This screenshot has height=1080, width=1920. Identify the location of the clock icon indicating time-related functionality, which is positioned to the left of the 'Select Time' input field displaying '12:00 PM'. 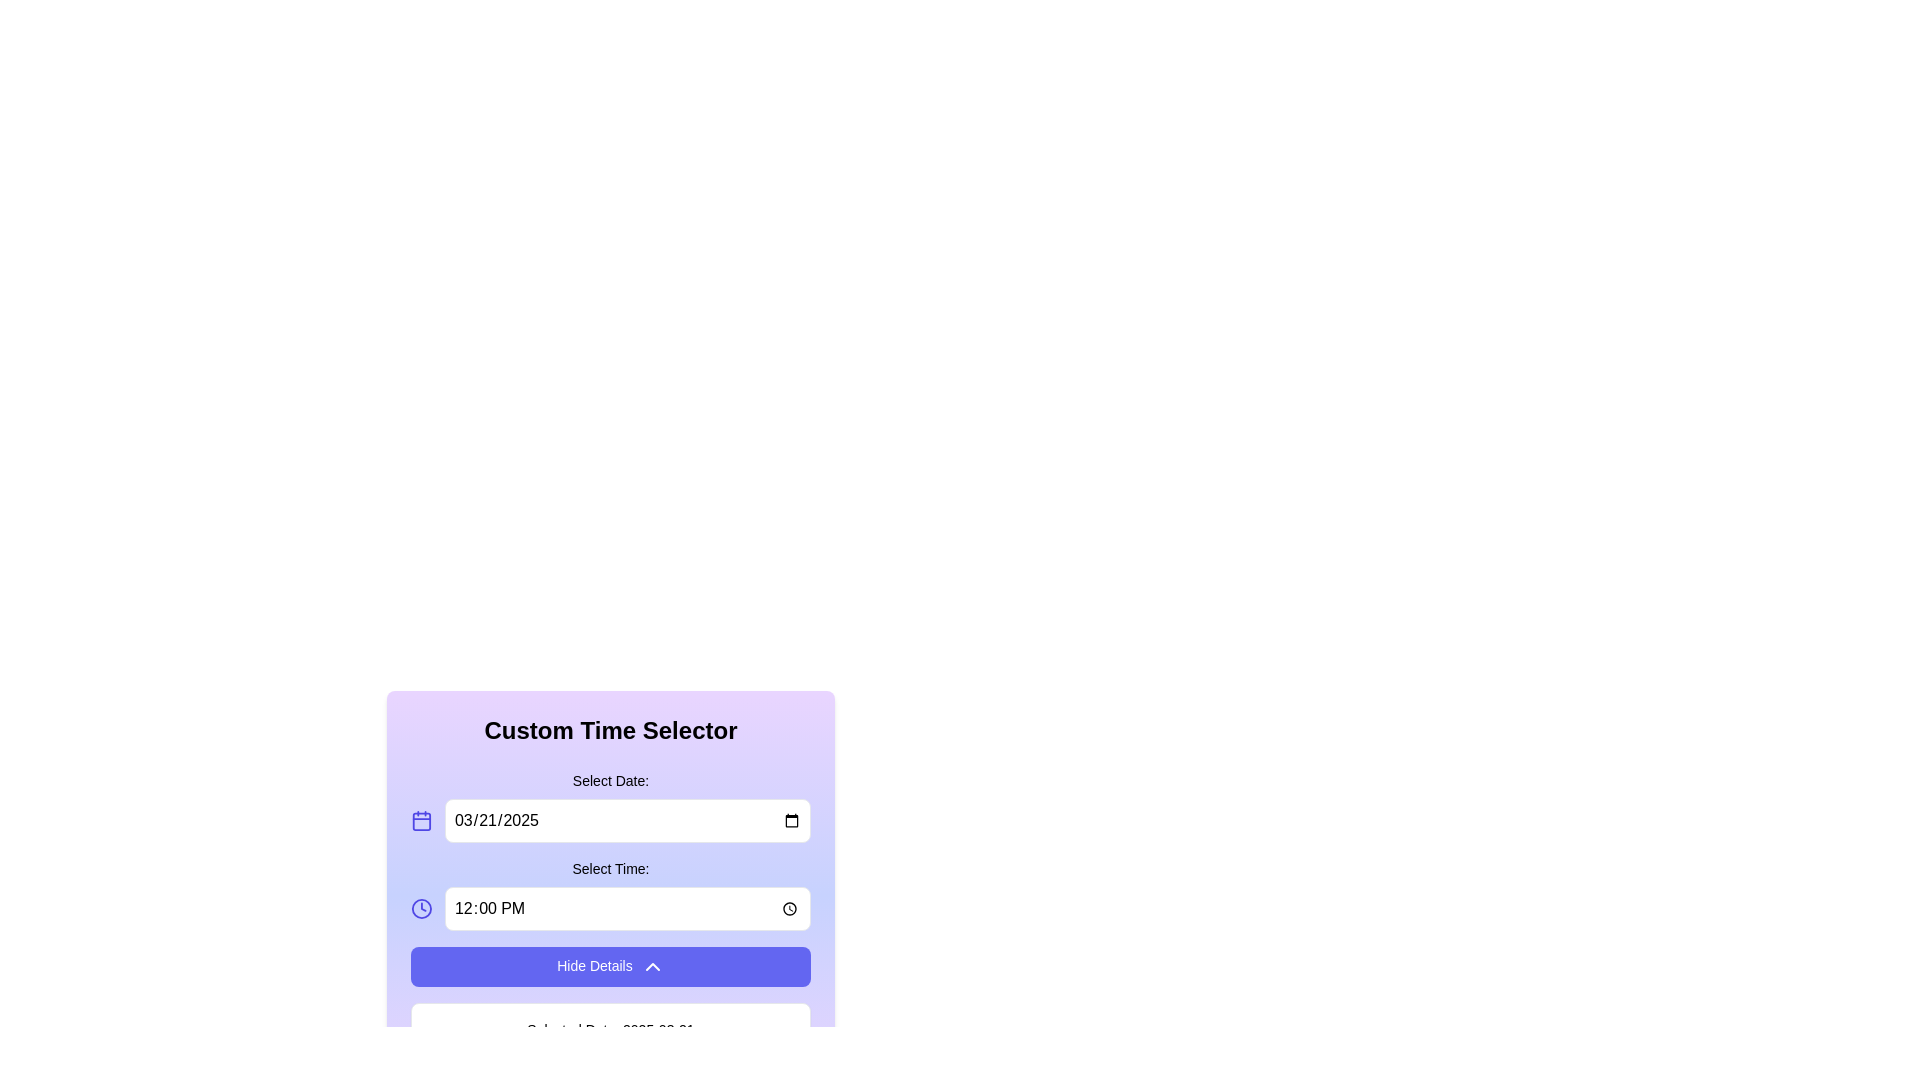
(421, 909).